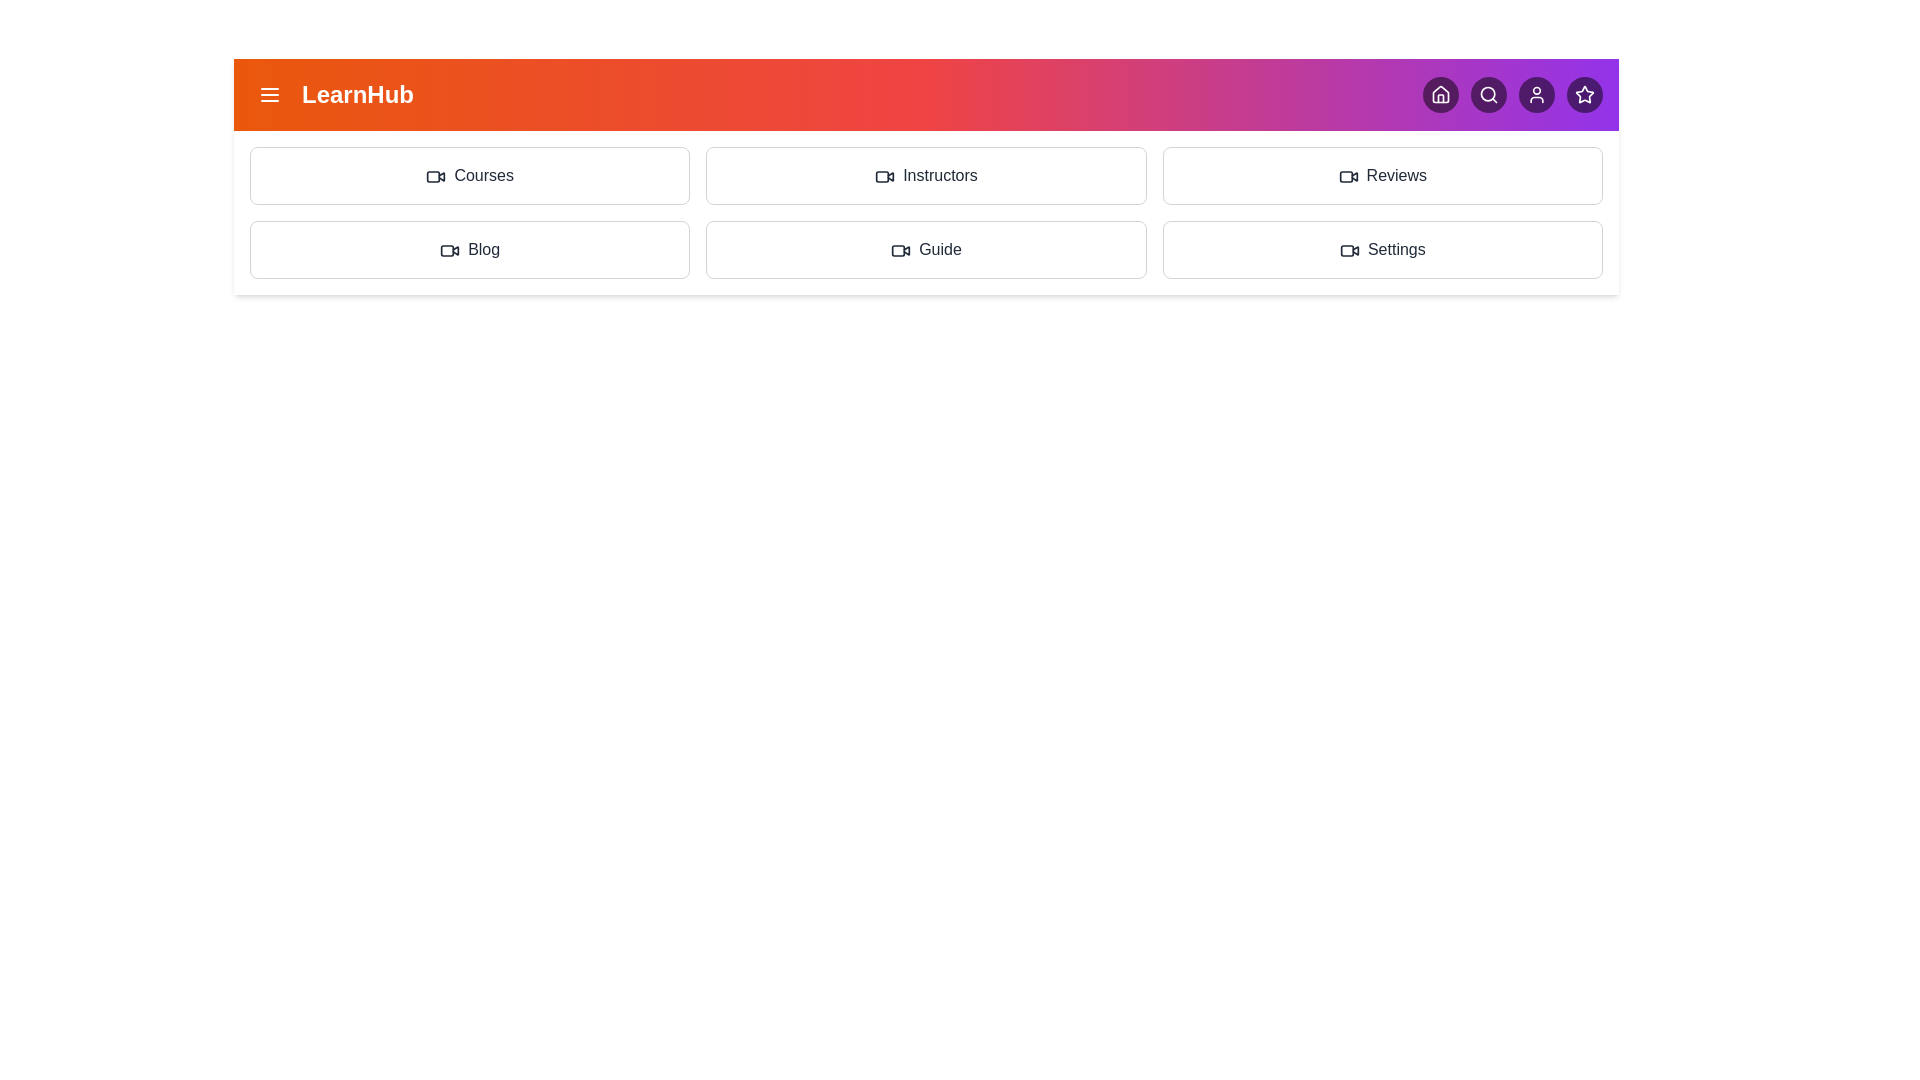  I want to click on the menu item Reviews, so click(1381, 175).